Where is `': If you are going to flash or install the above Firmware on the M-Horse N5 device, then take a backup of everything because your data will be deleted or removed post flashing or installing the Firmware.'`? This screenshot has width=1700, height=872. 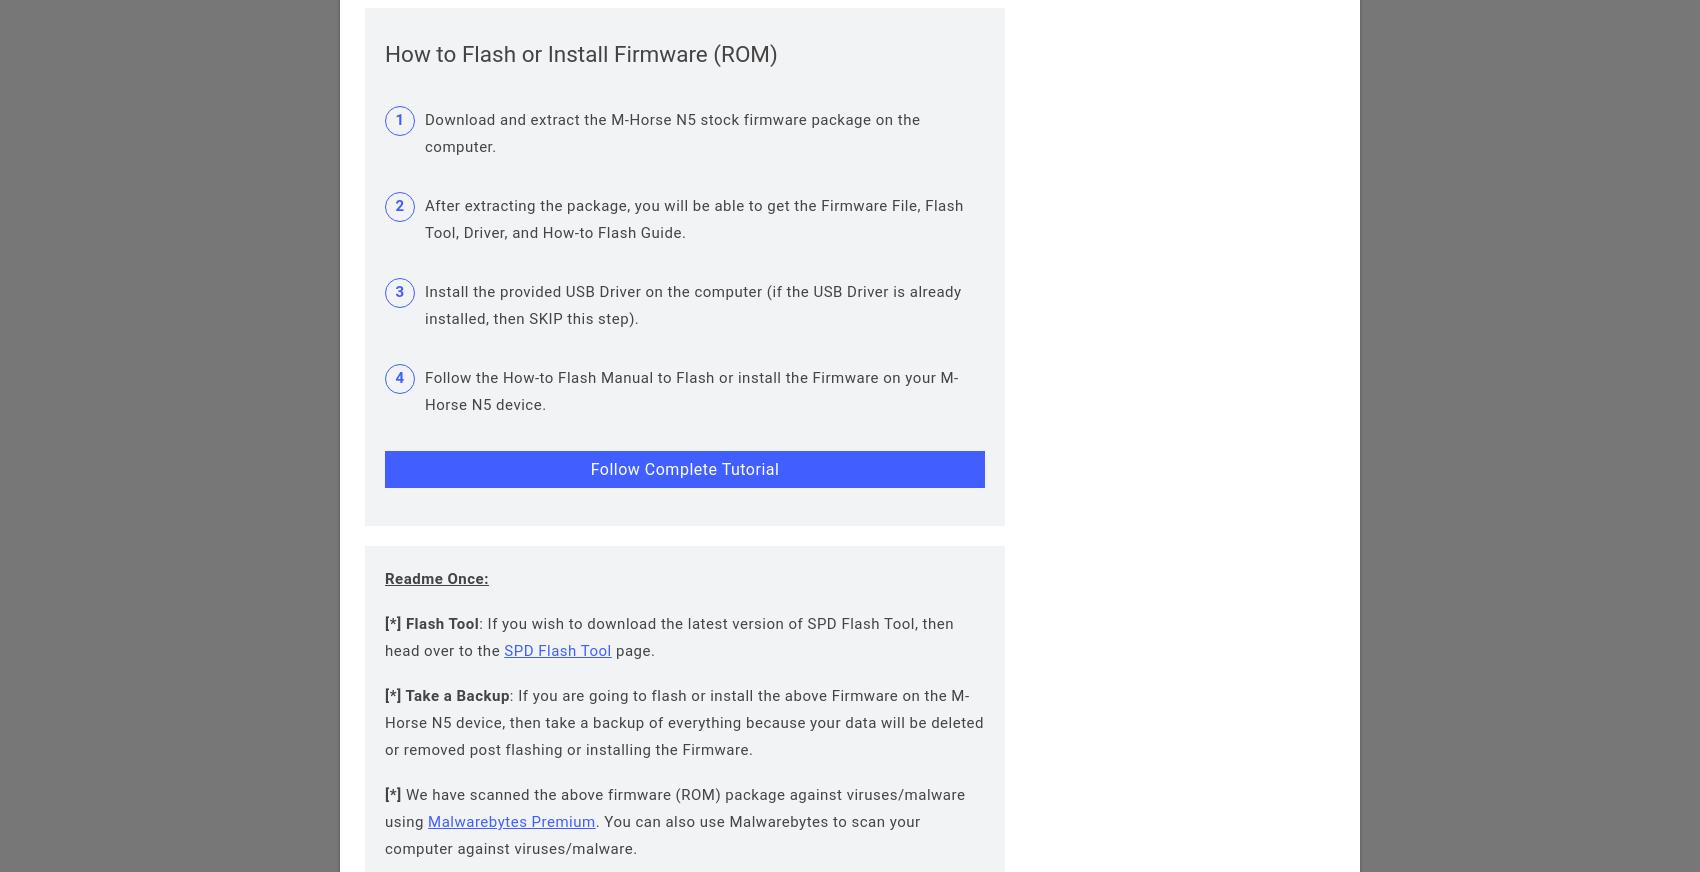 ': If you are going to flash or install the above Firmware on the M-Horse N5 device, then take a backup of everything because your data will be deleted or removed post flashing or installing the Firmware.' is located at coordinates (684, 721).